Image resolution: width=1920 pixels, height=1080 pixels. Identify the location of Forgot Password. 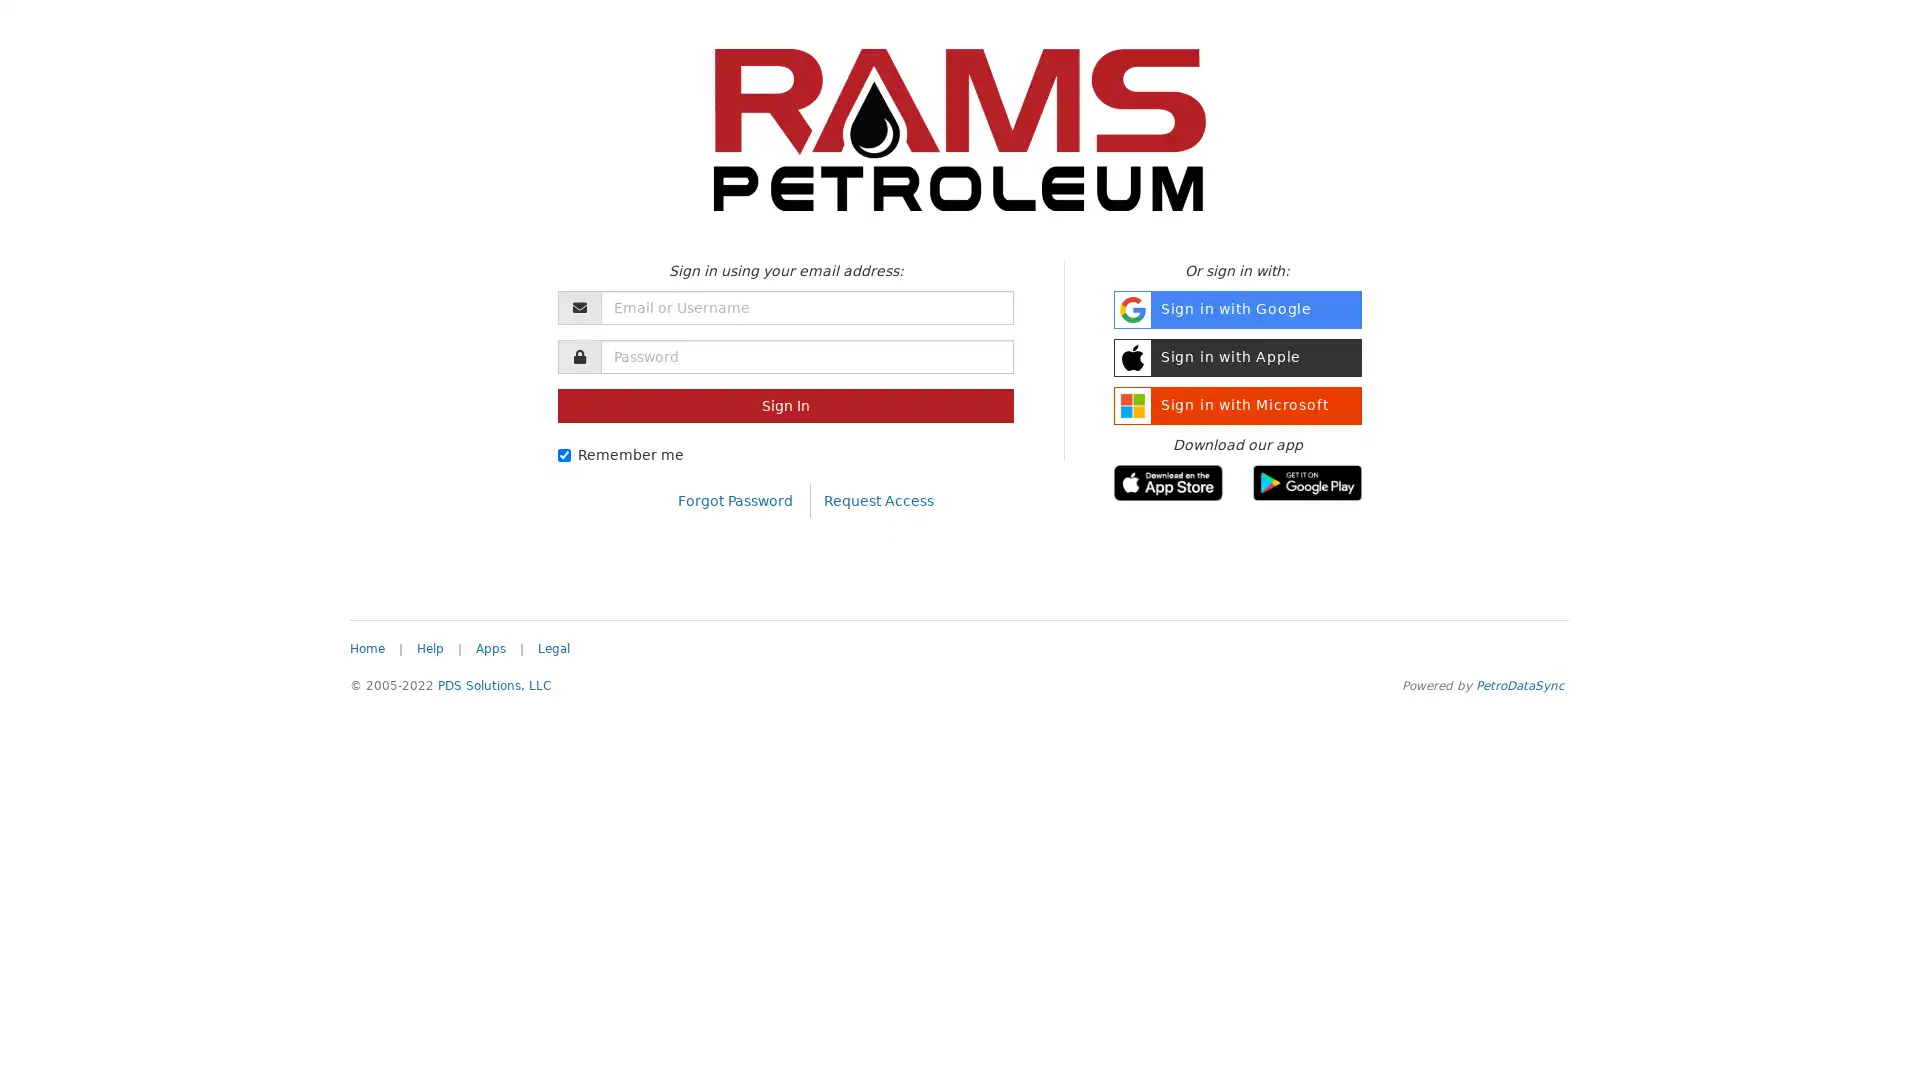
(733, 499).